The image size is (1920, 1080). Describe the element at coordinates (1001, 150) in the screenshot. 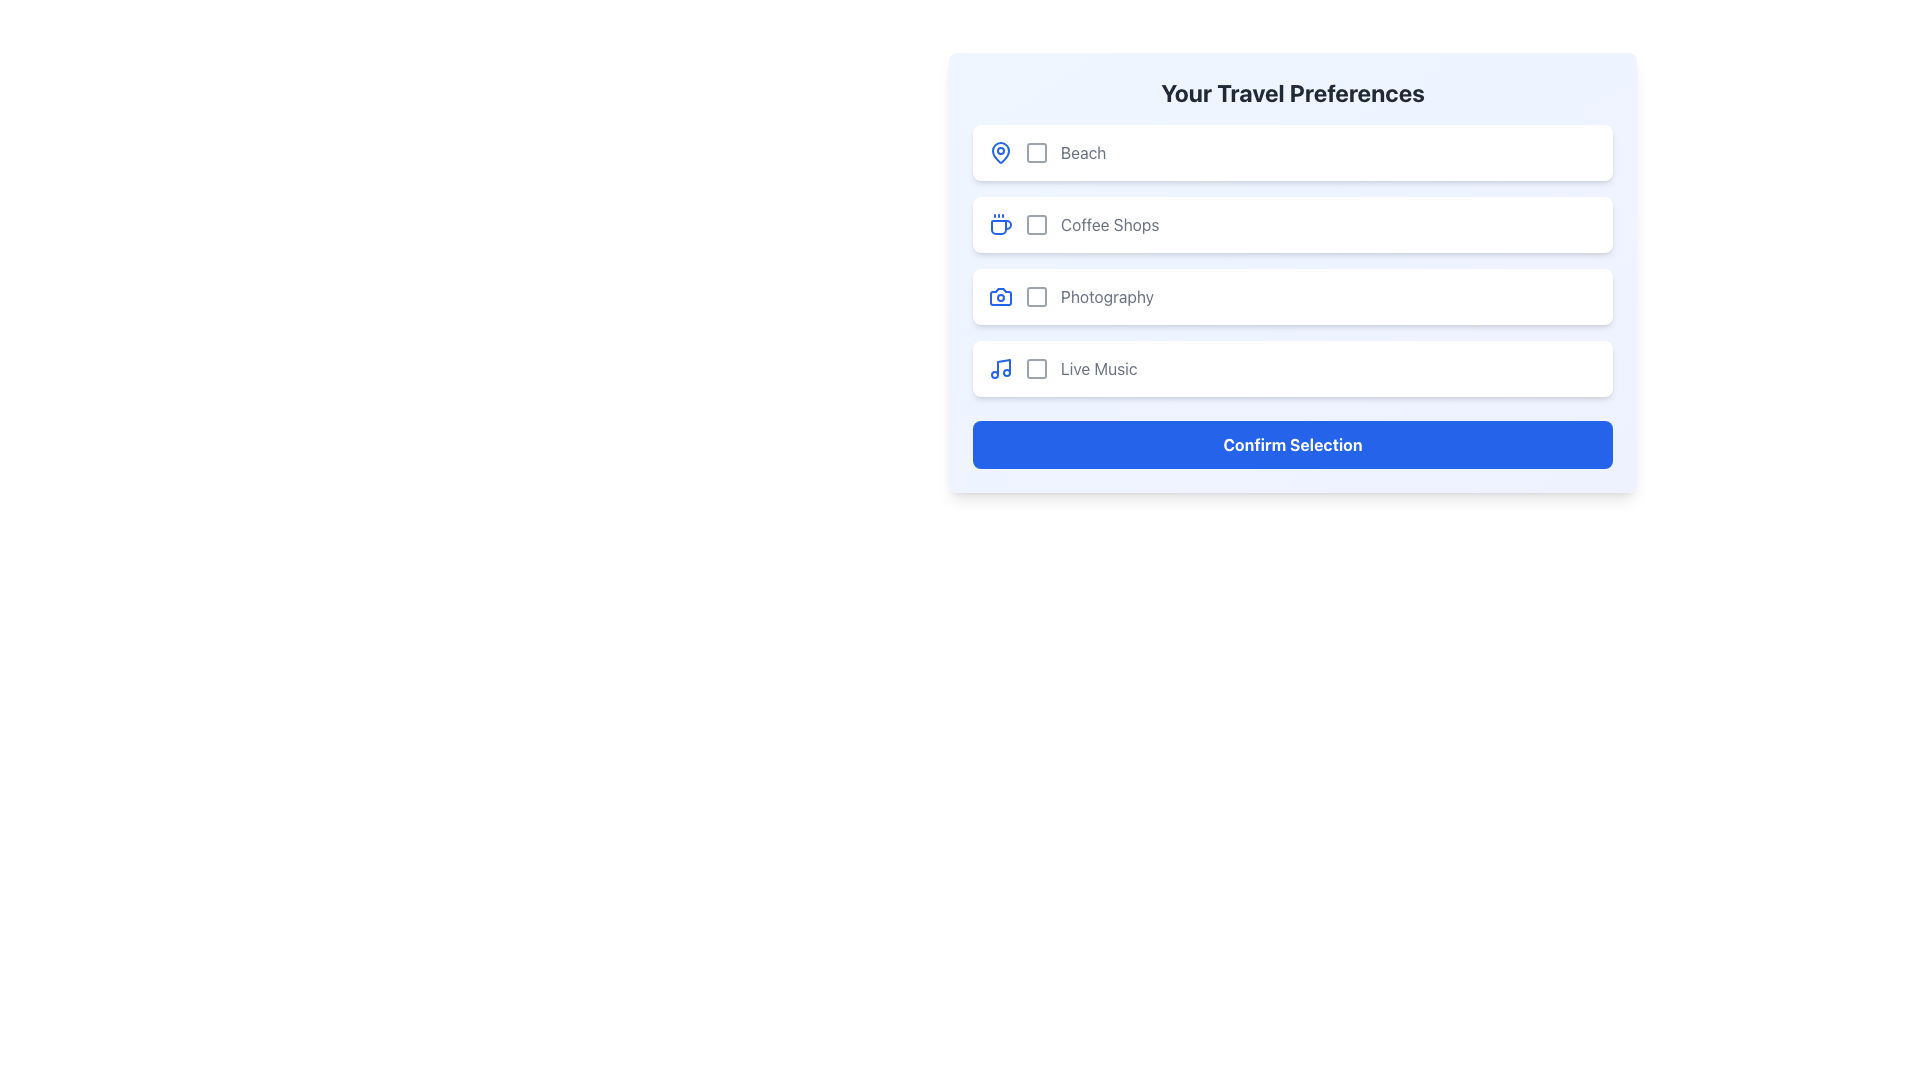

I see `the bottom part of the location pin icon, which is styled with a blue outline and located to the left of the text label 'Beach', the first option in a list of selectable preferences` at that location.